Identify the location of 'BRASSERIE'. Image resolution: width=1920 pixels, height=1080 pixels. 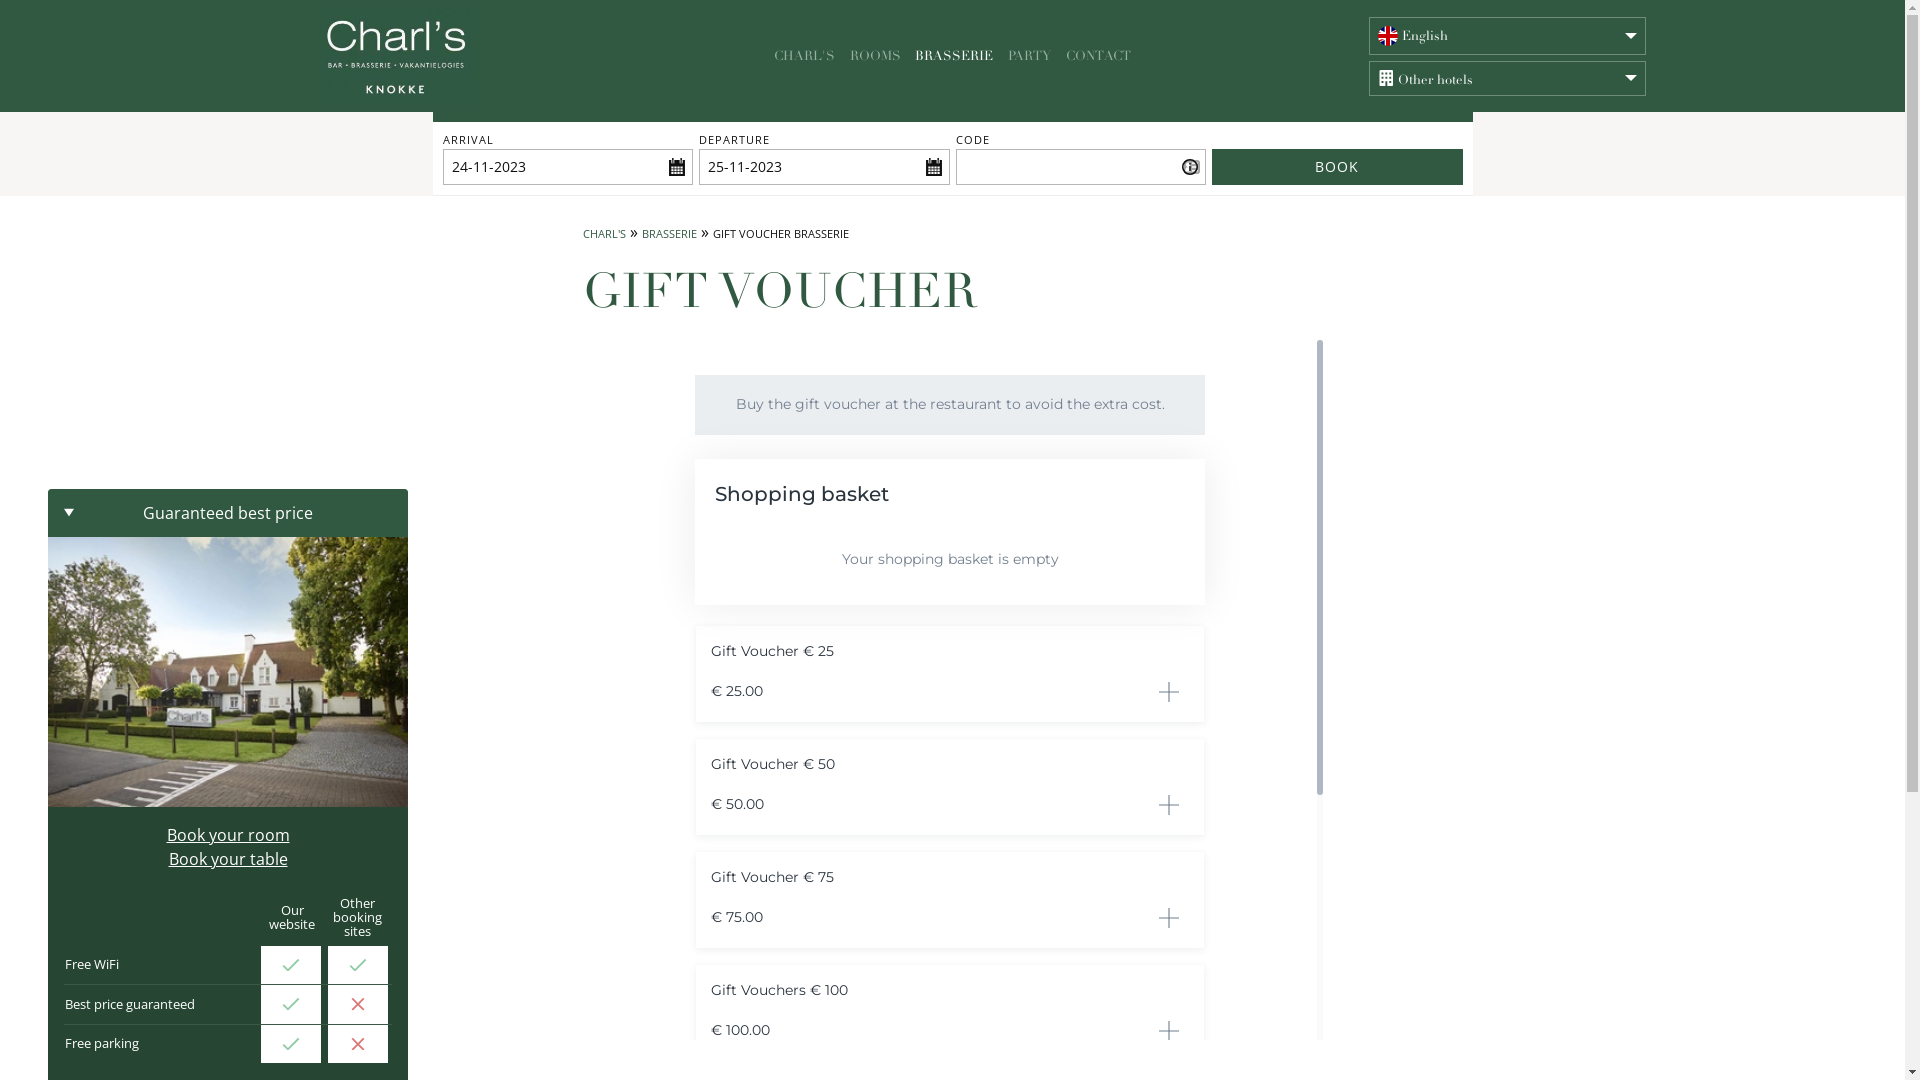
(953, 55).